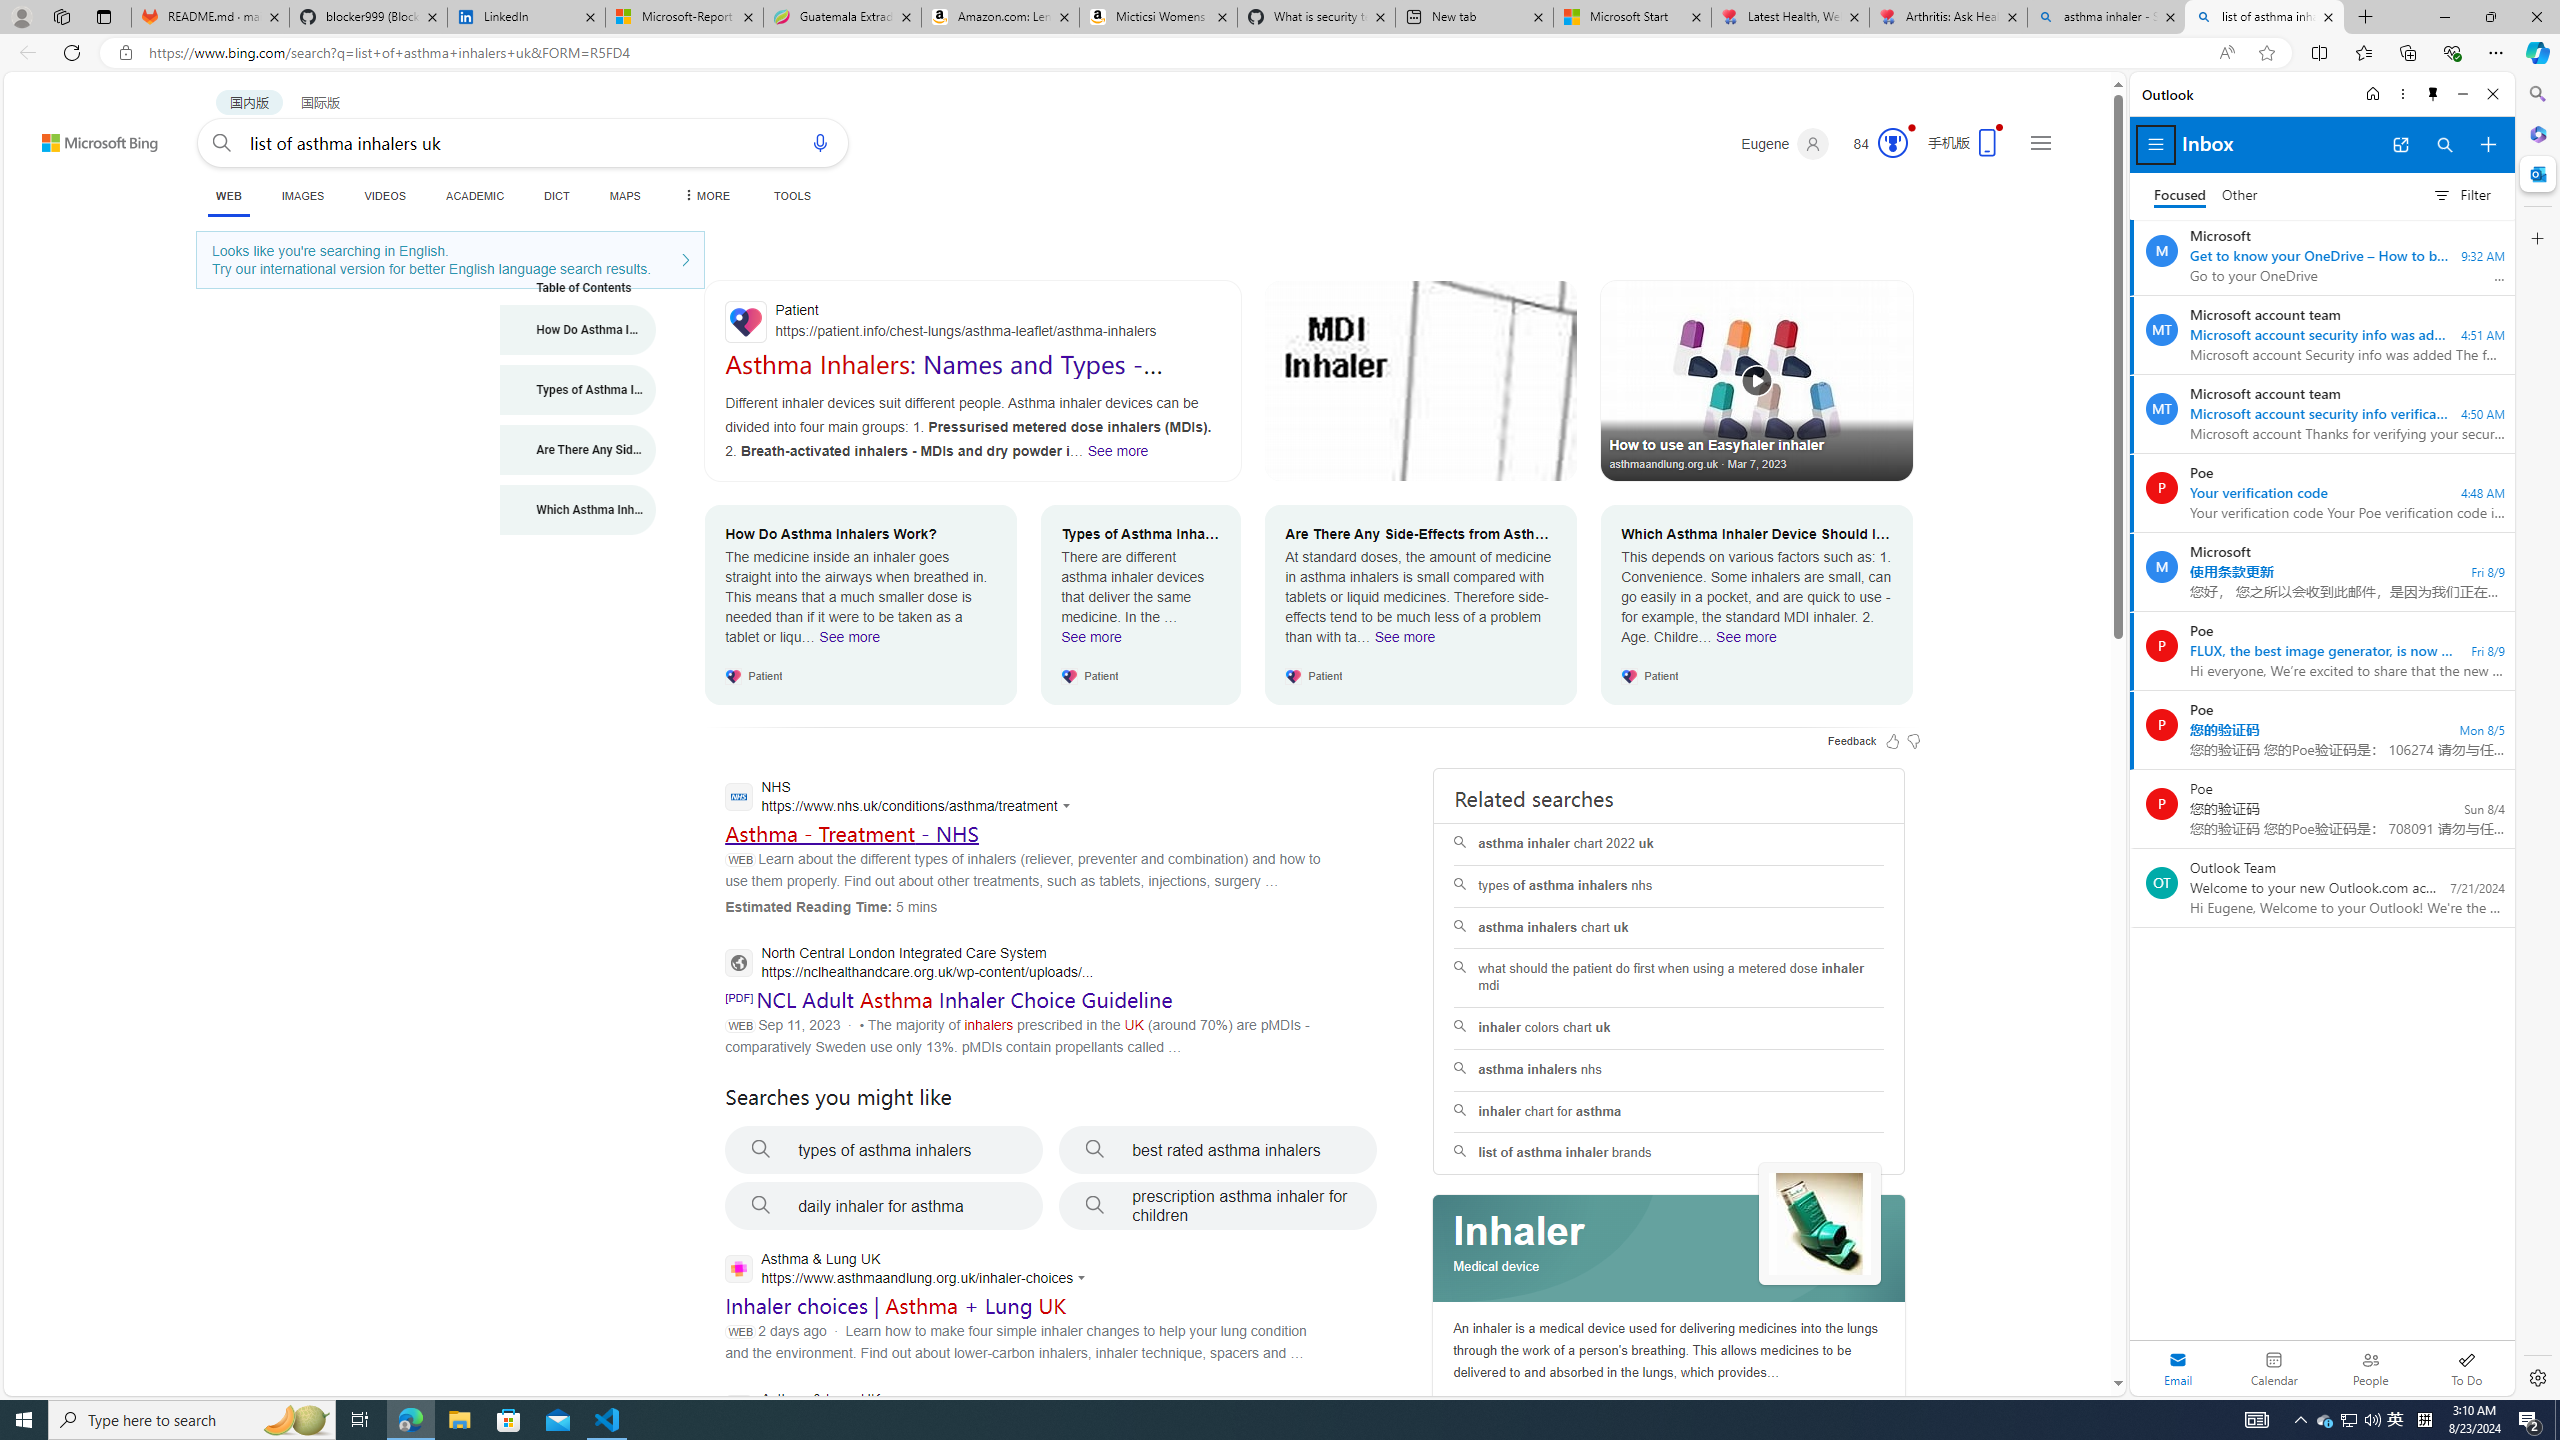 This screenshot has width=2560, height=1440. What do you see at coordinates (1892, 141) in the screenshot?
I see `'AutomationID: rh_meter'` at bounding box center [1892, 141].